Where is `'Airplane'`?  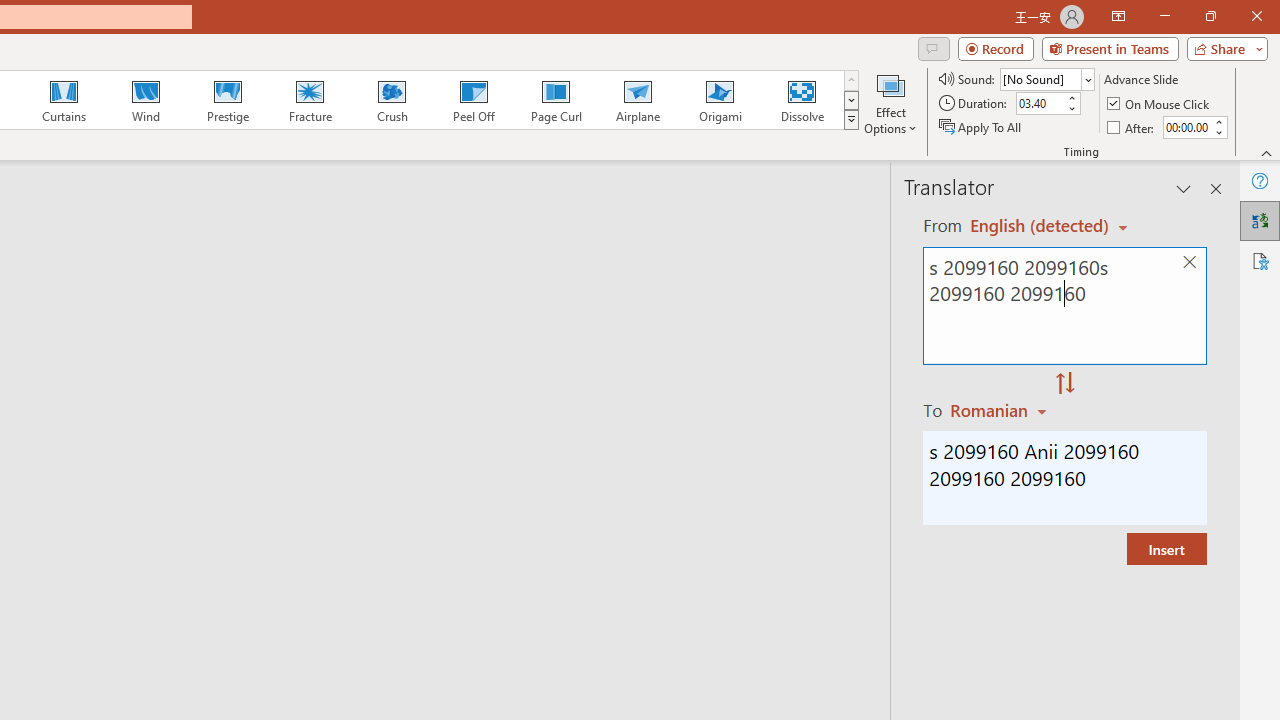 'Airplane' is located at coordinates (636, 100).